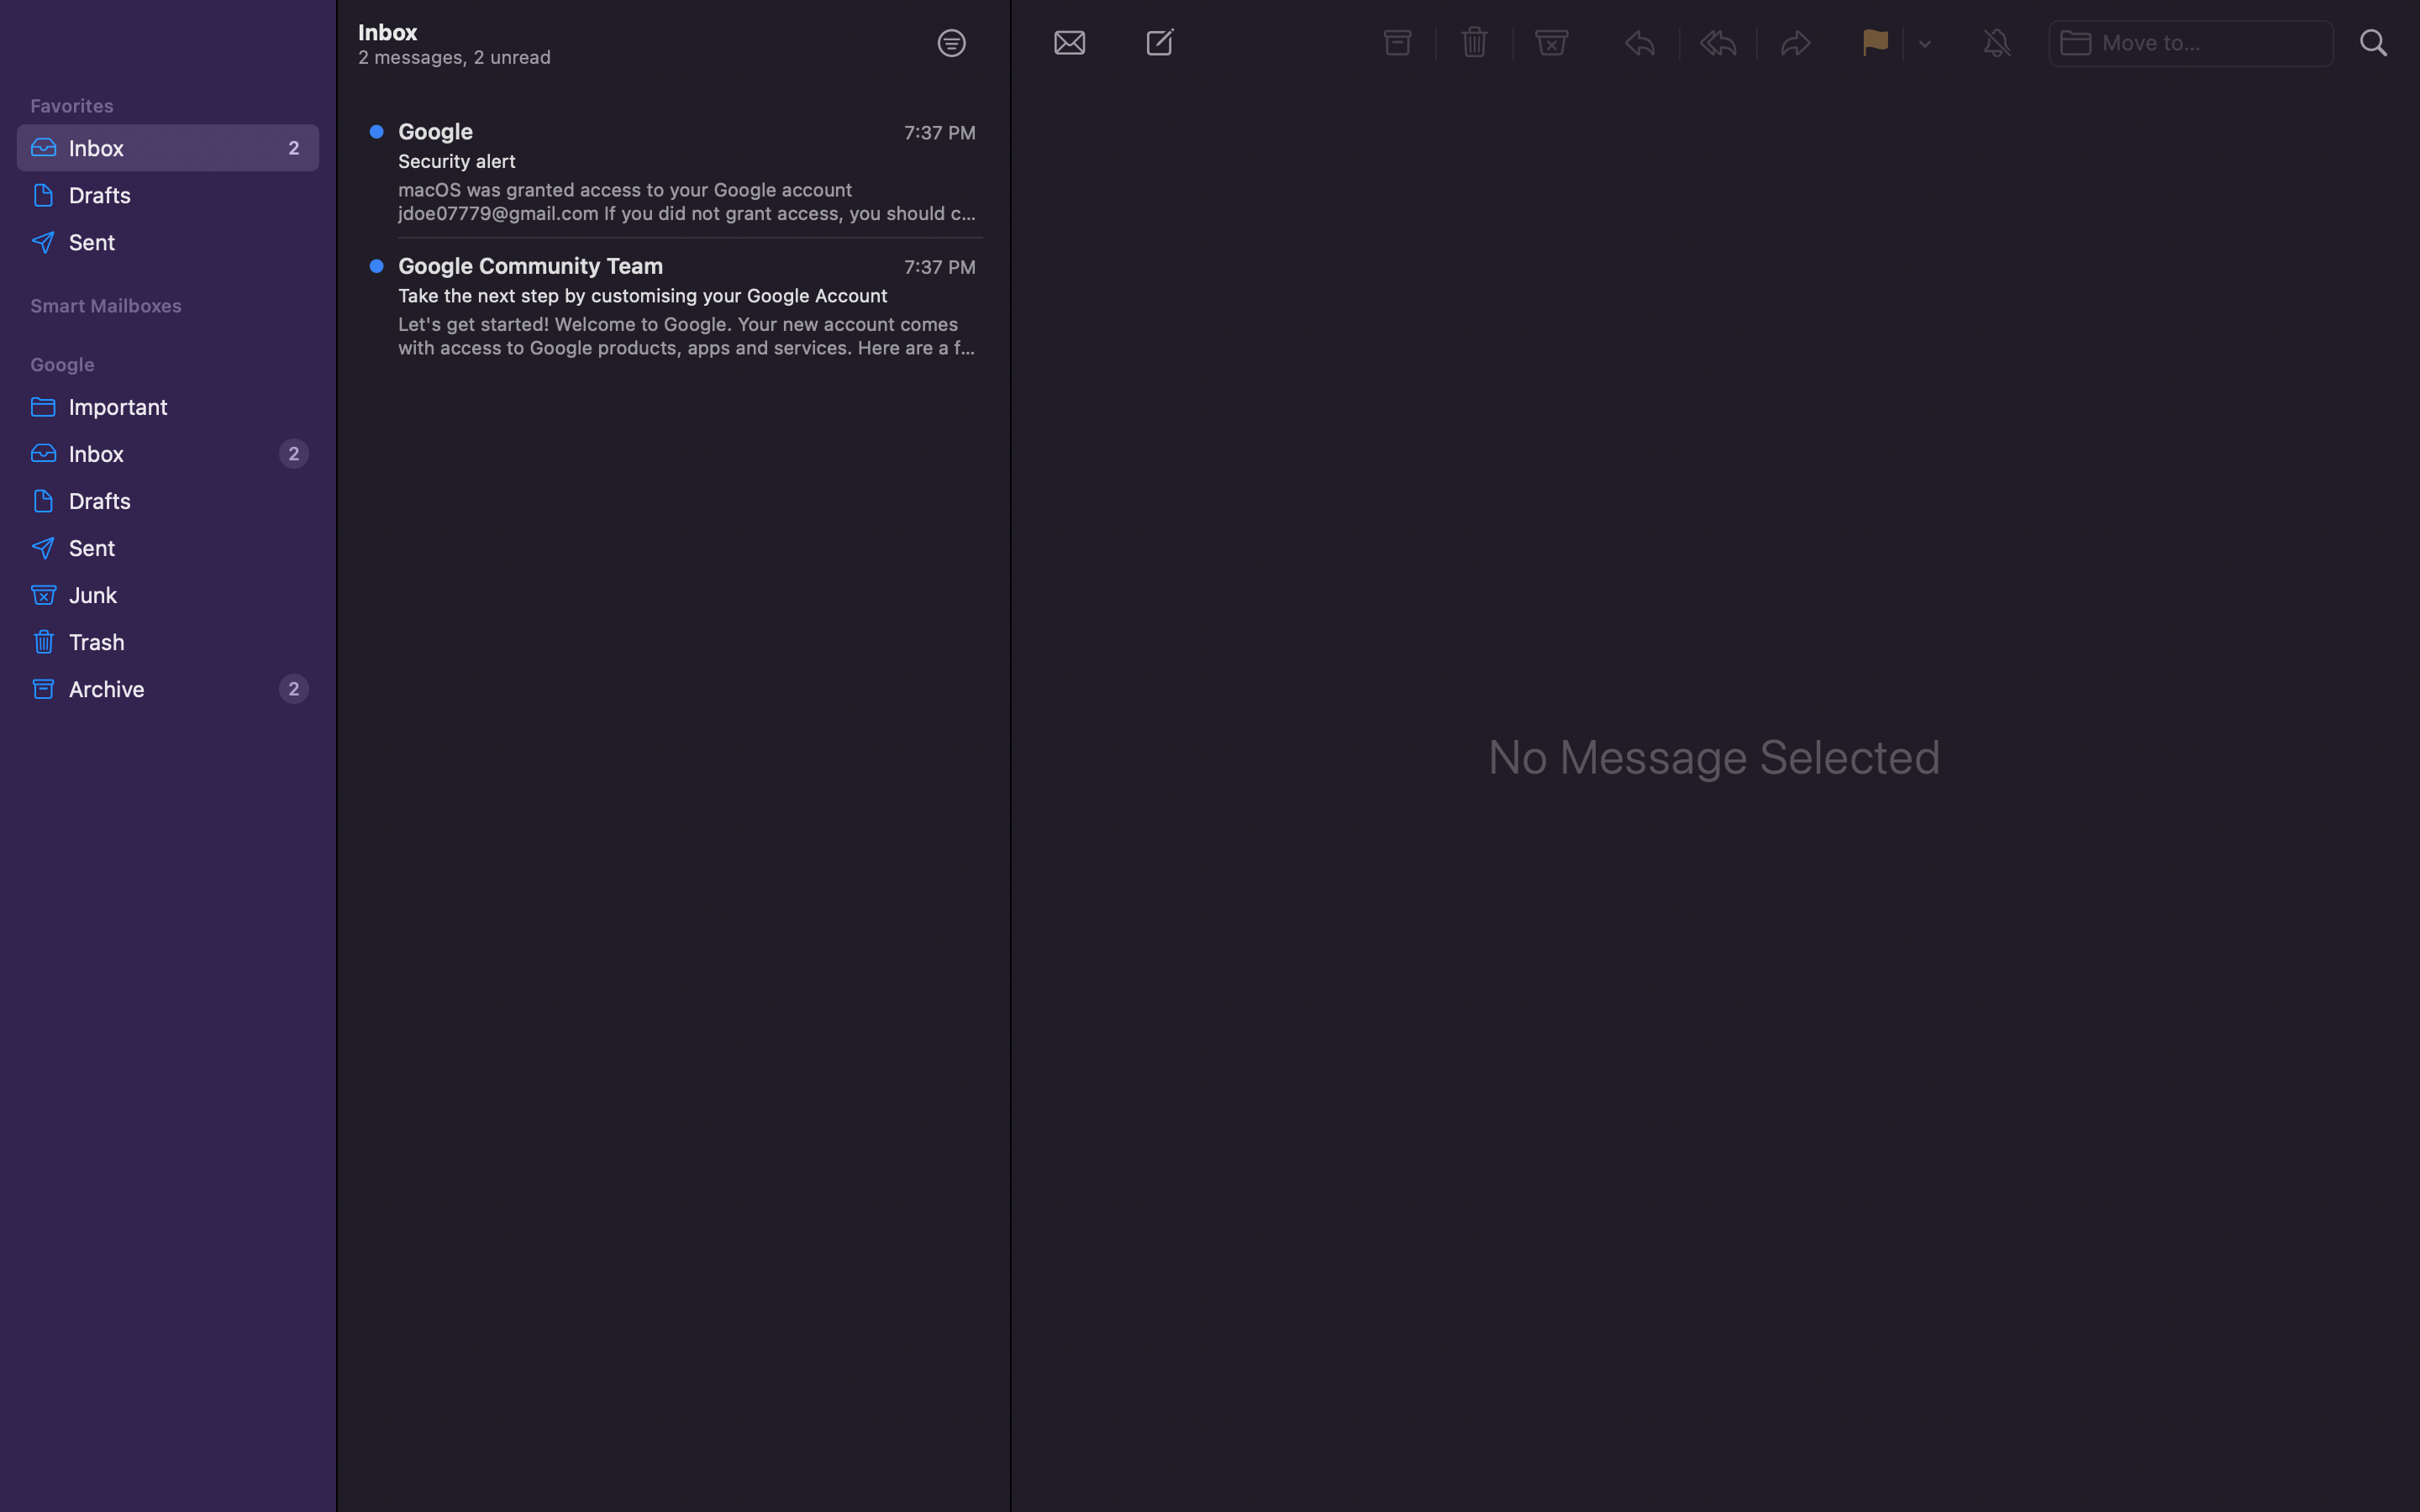 The width and height of the screenshot is (2420, 1512). I want to click on Click the option to view the important mail, so click(164, 403).